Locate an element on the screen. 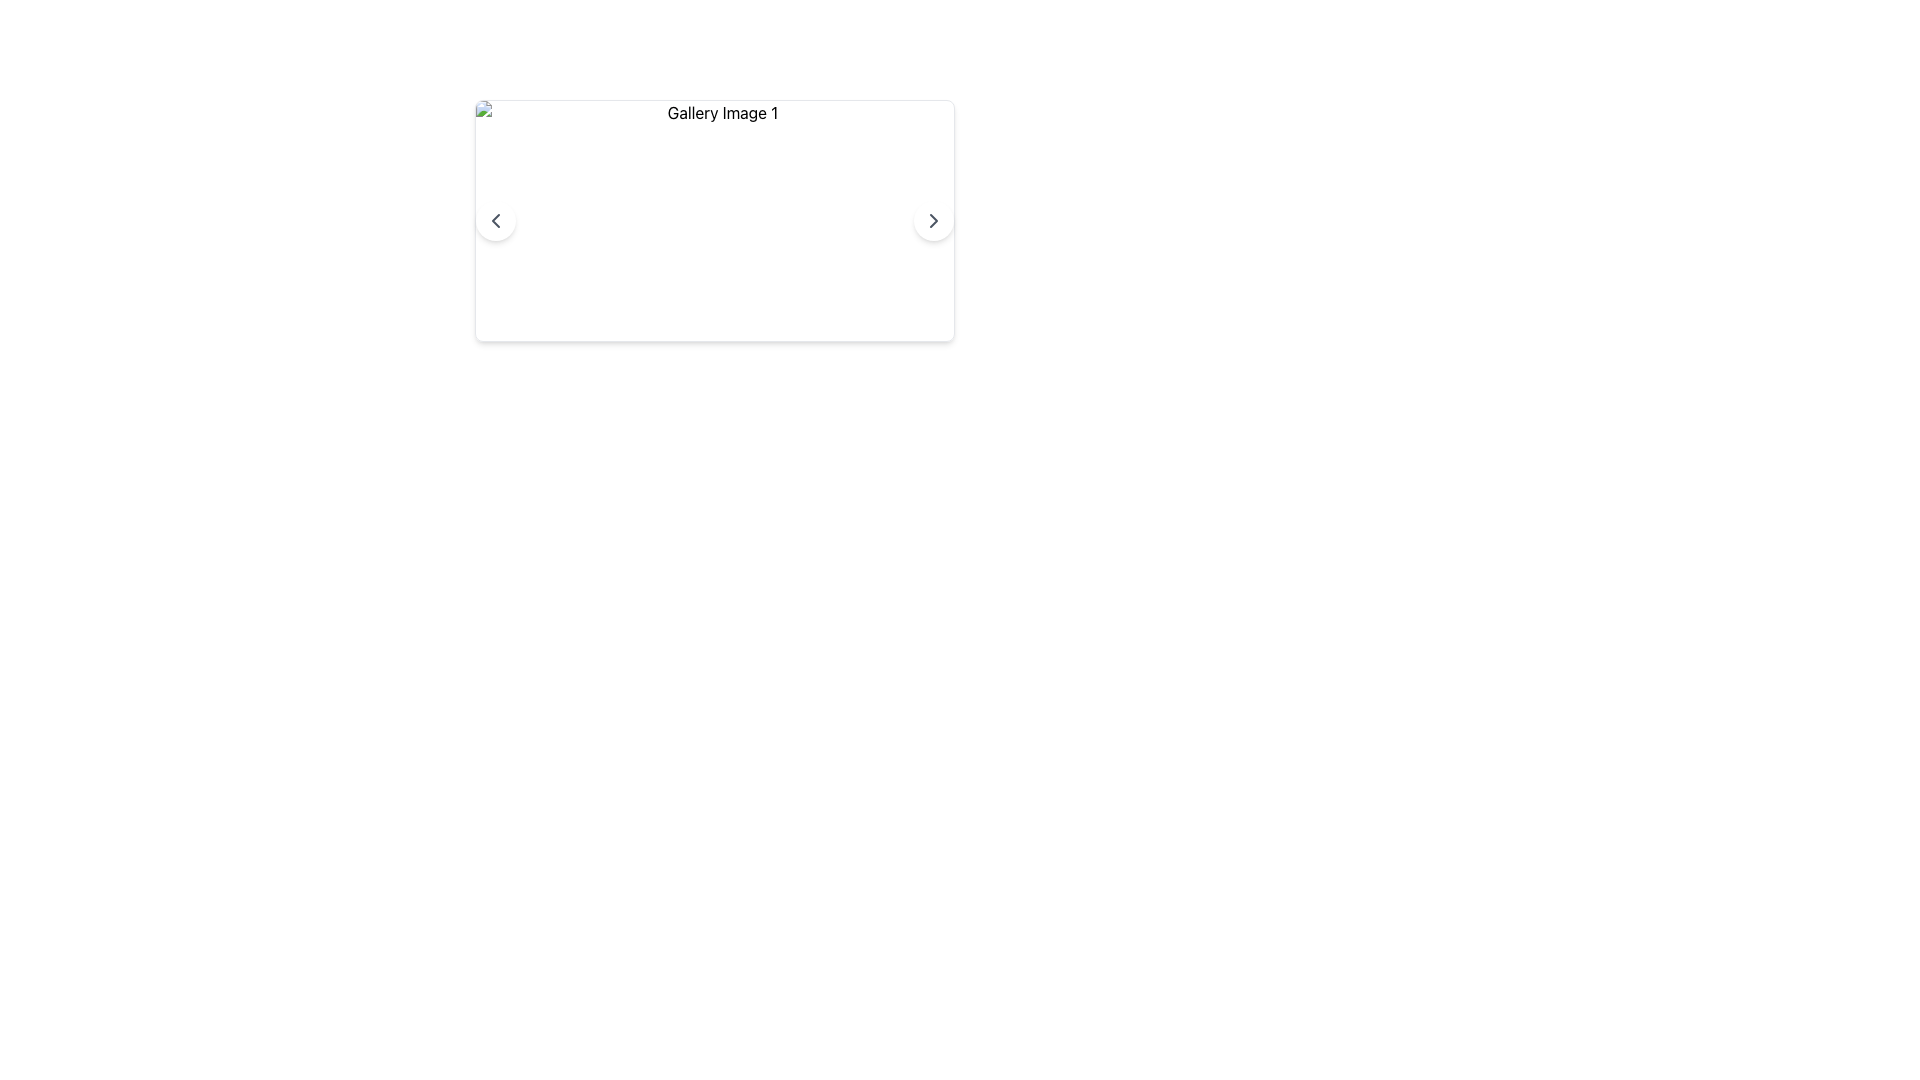 This screenshot has height=1080, width=1920. the left navigation button located at the middle left edge of the gallery or carousel is located at coordinates (495, 220).